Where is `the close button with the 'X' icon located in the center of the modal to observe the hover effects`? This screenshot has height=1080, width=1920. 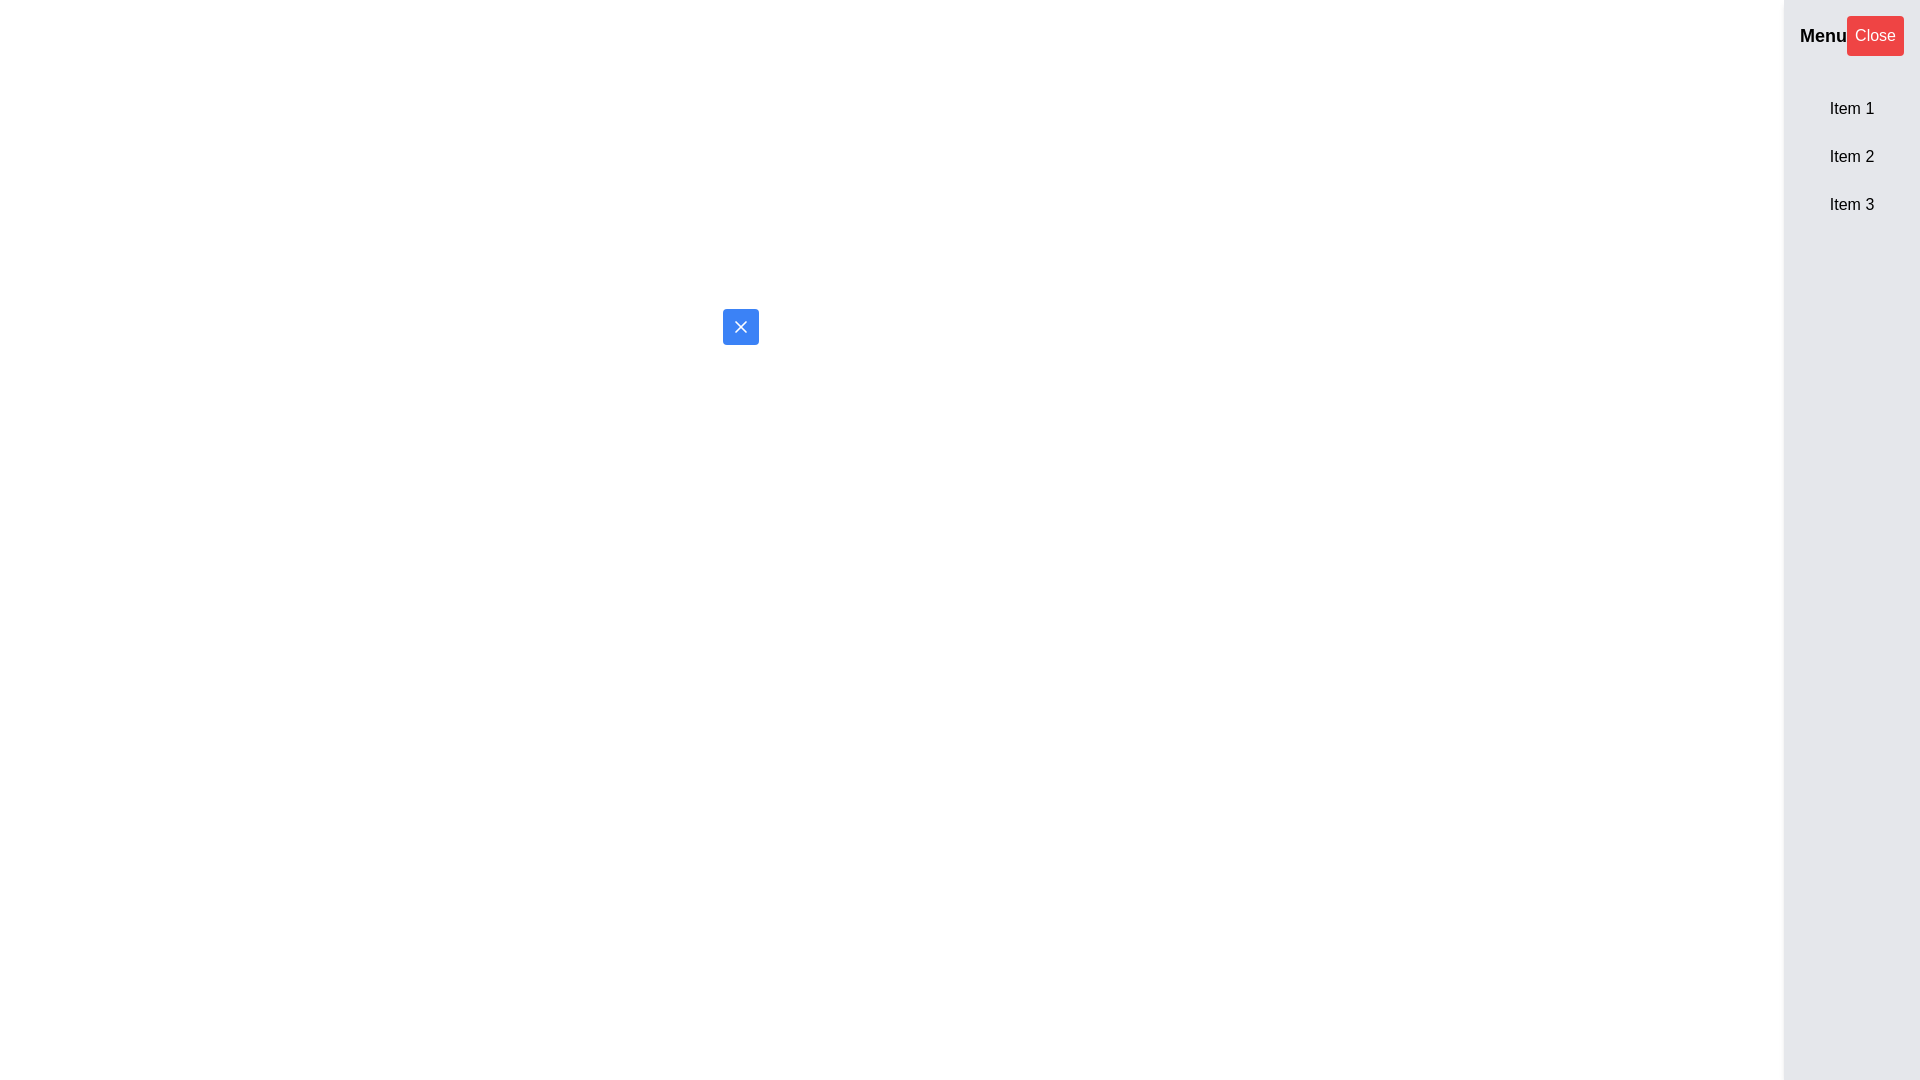
the close button with the 'X' icon located in the center of the modal to observe the hover effects is located at coordinates (739, 326).